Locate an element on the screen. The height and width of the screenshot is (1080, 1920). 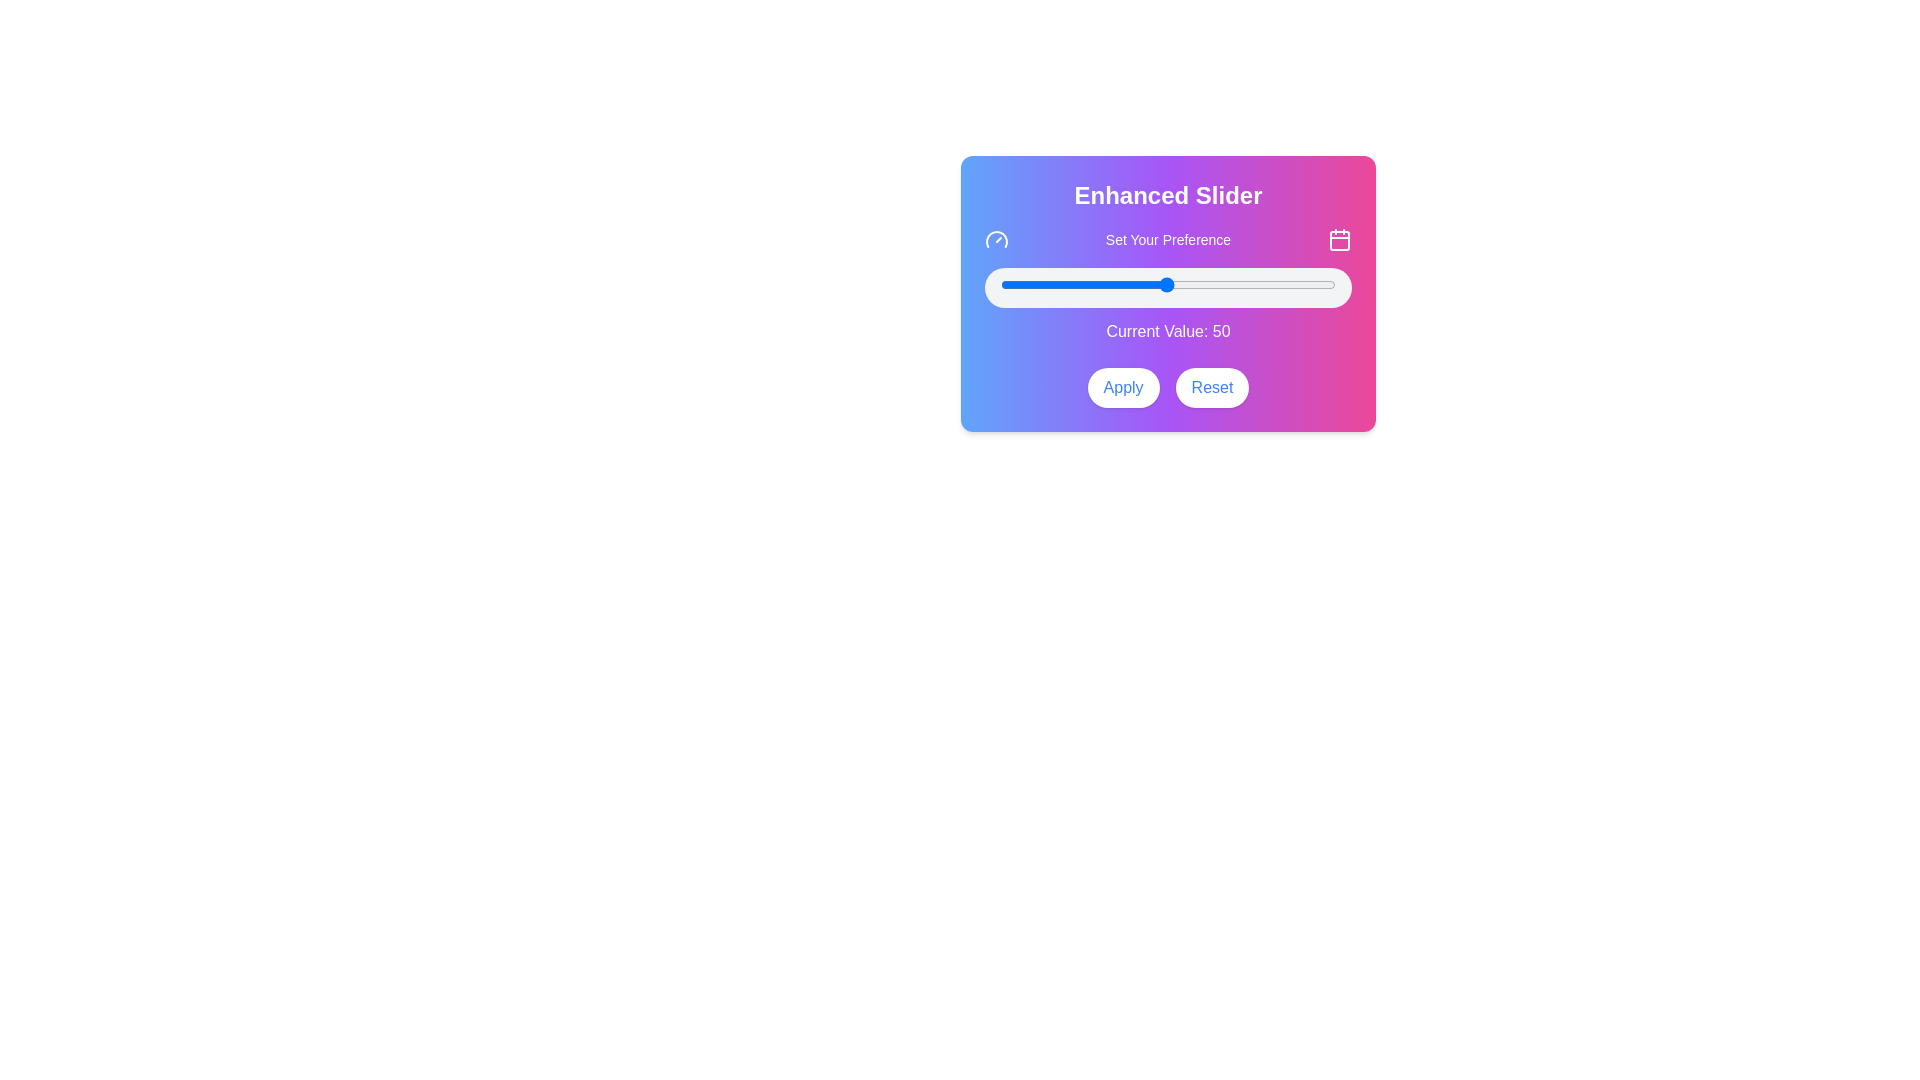
the slider value is located at coordinates (1054, 285).